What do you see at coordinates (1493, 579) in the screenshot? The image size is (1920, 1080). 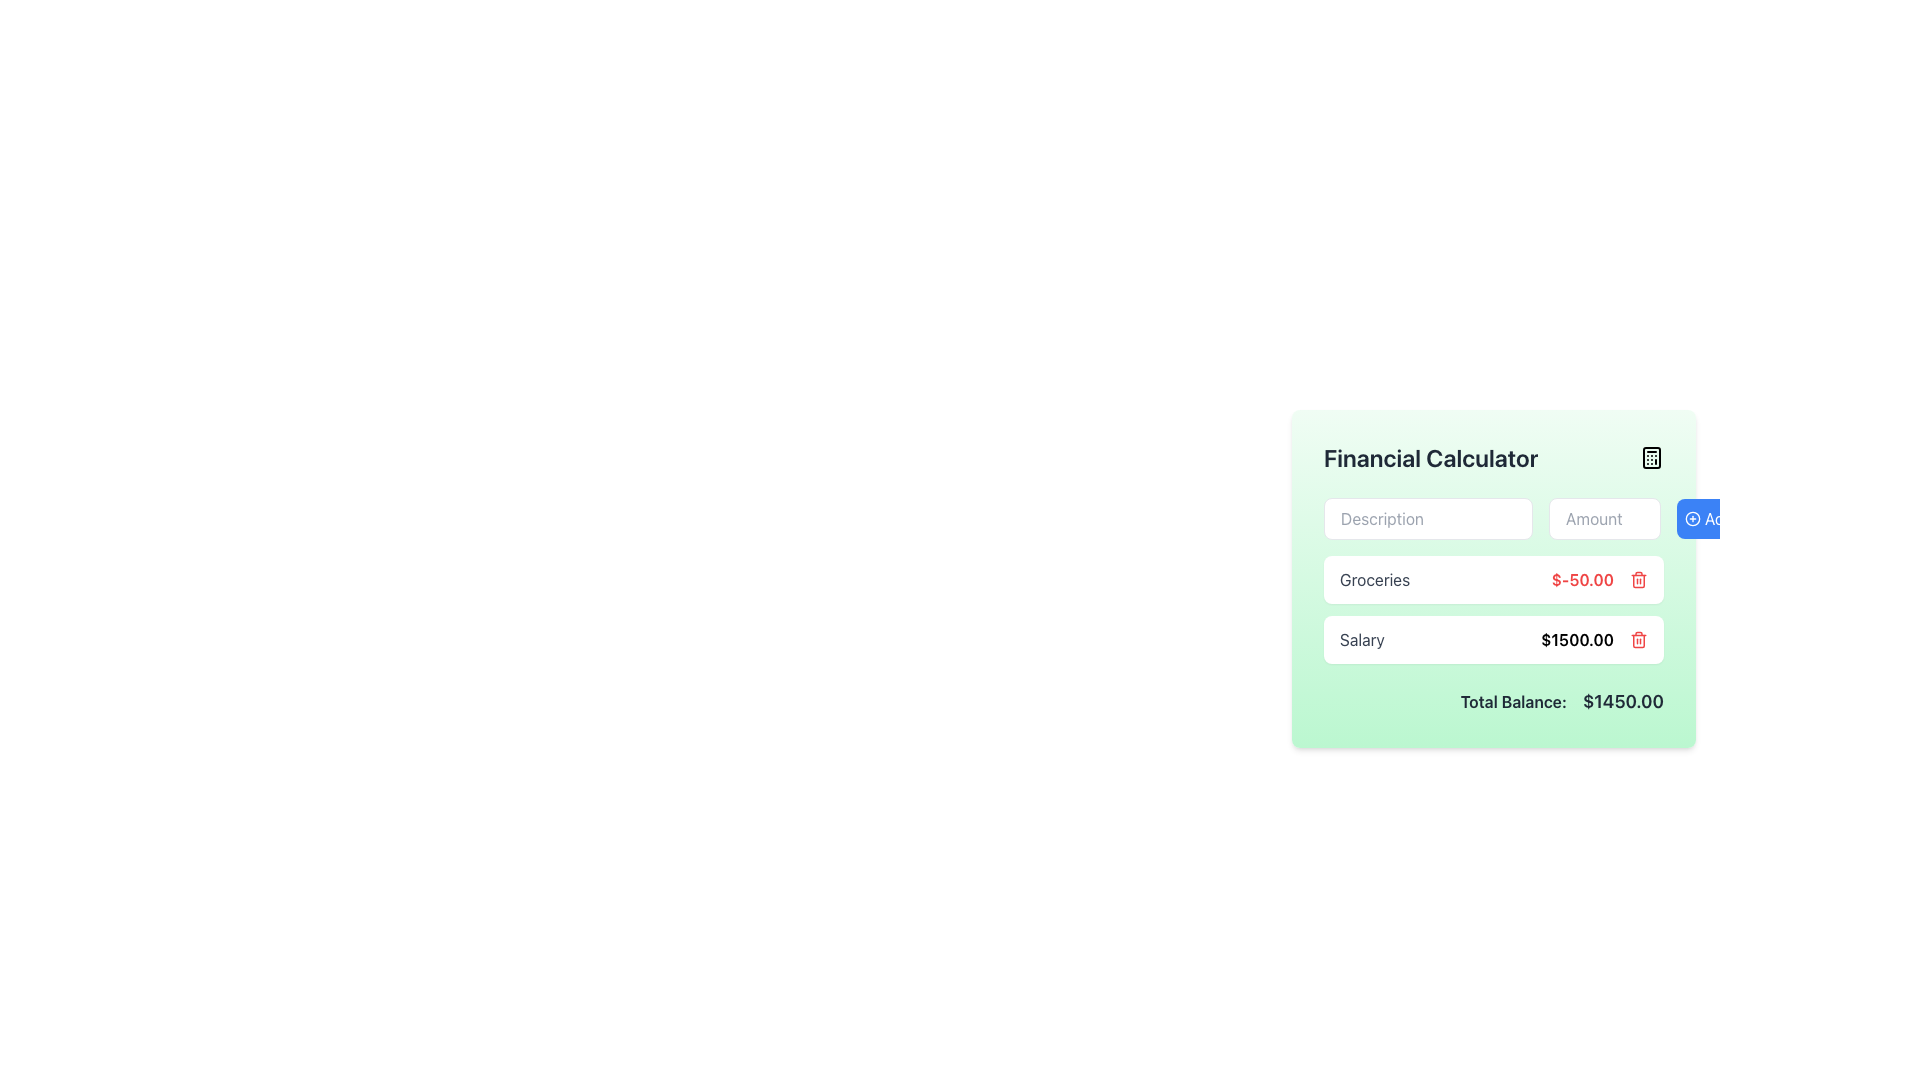 I see `the first list item displaying the transaction entry for 'Groceries' with the amount '$-50.00'` at bounding box center [1493, 579].